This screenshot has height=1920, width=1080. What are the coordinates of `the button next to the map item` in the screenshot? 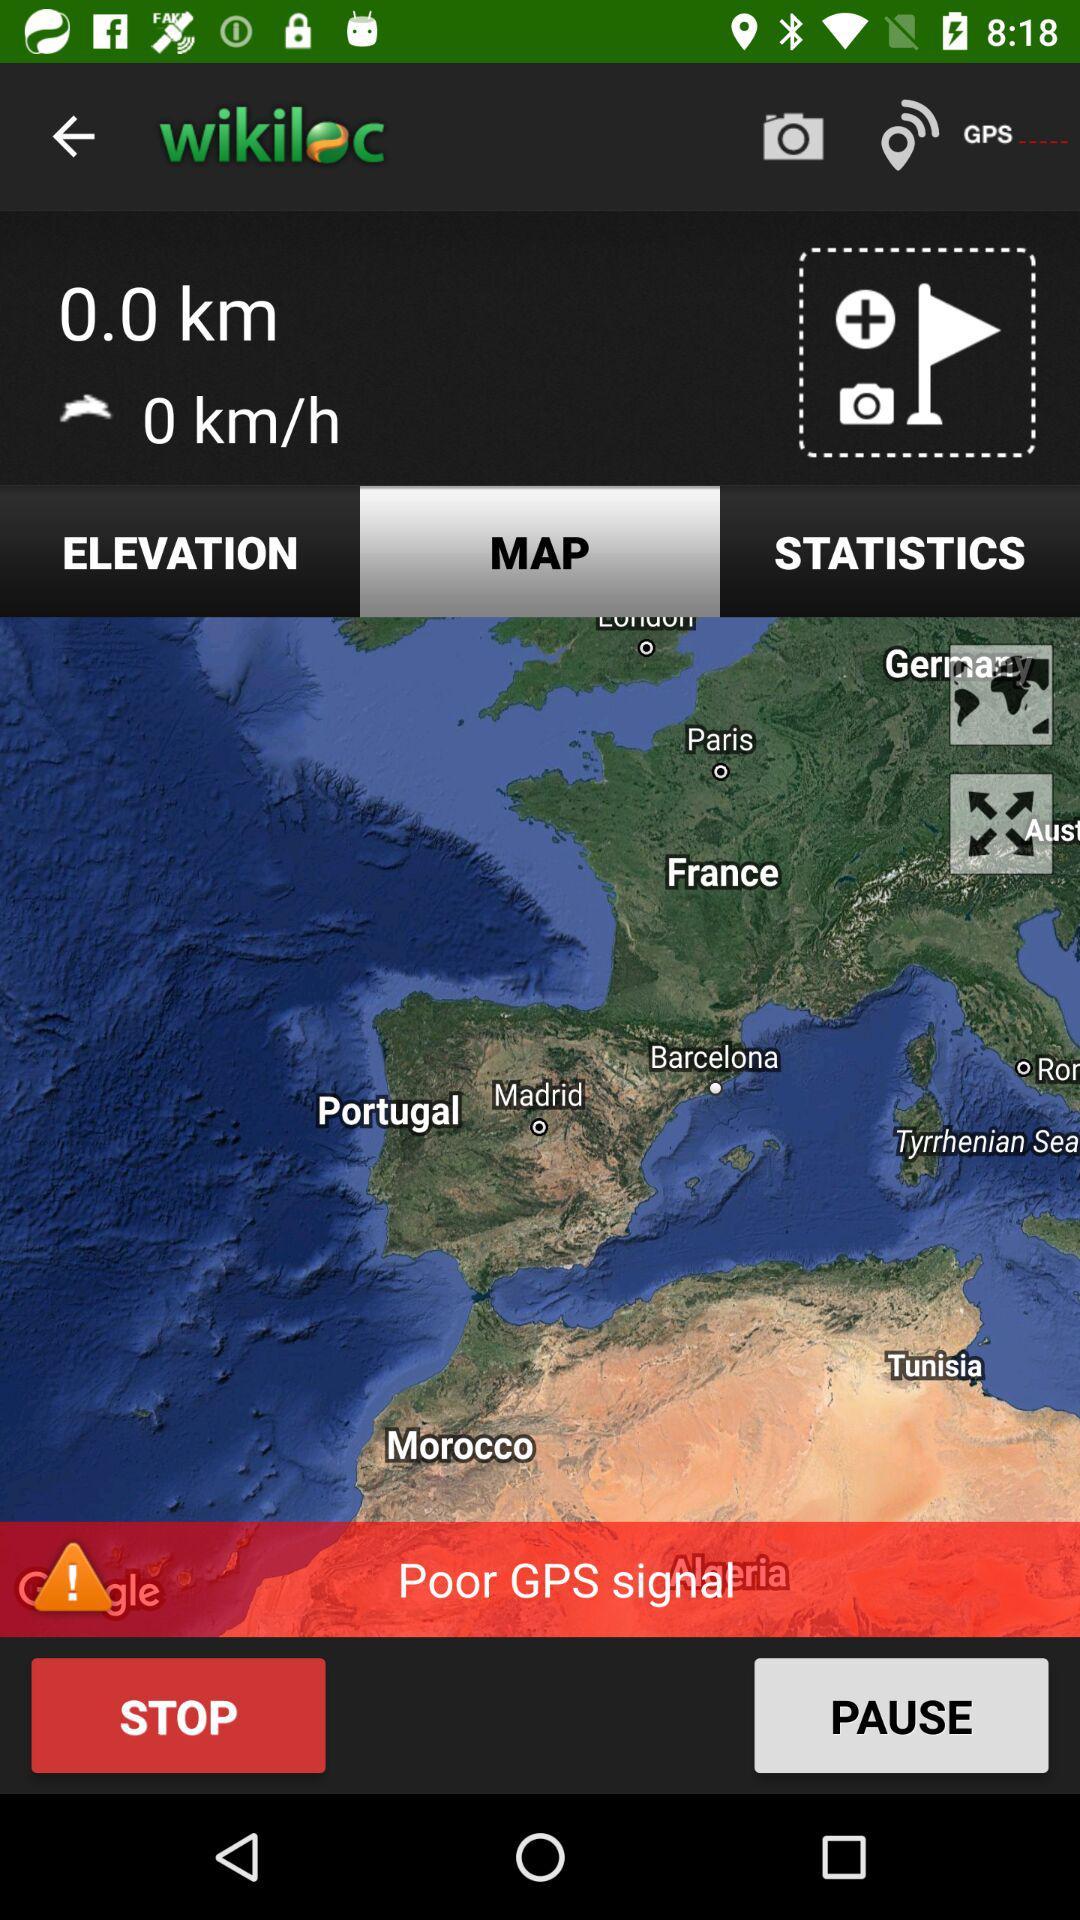 It's located at (898, 551).